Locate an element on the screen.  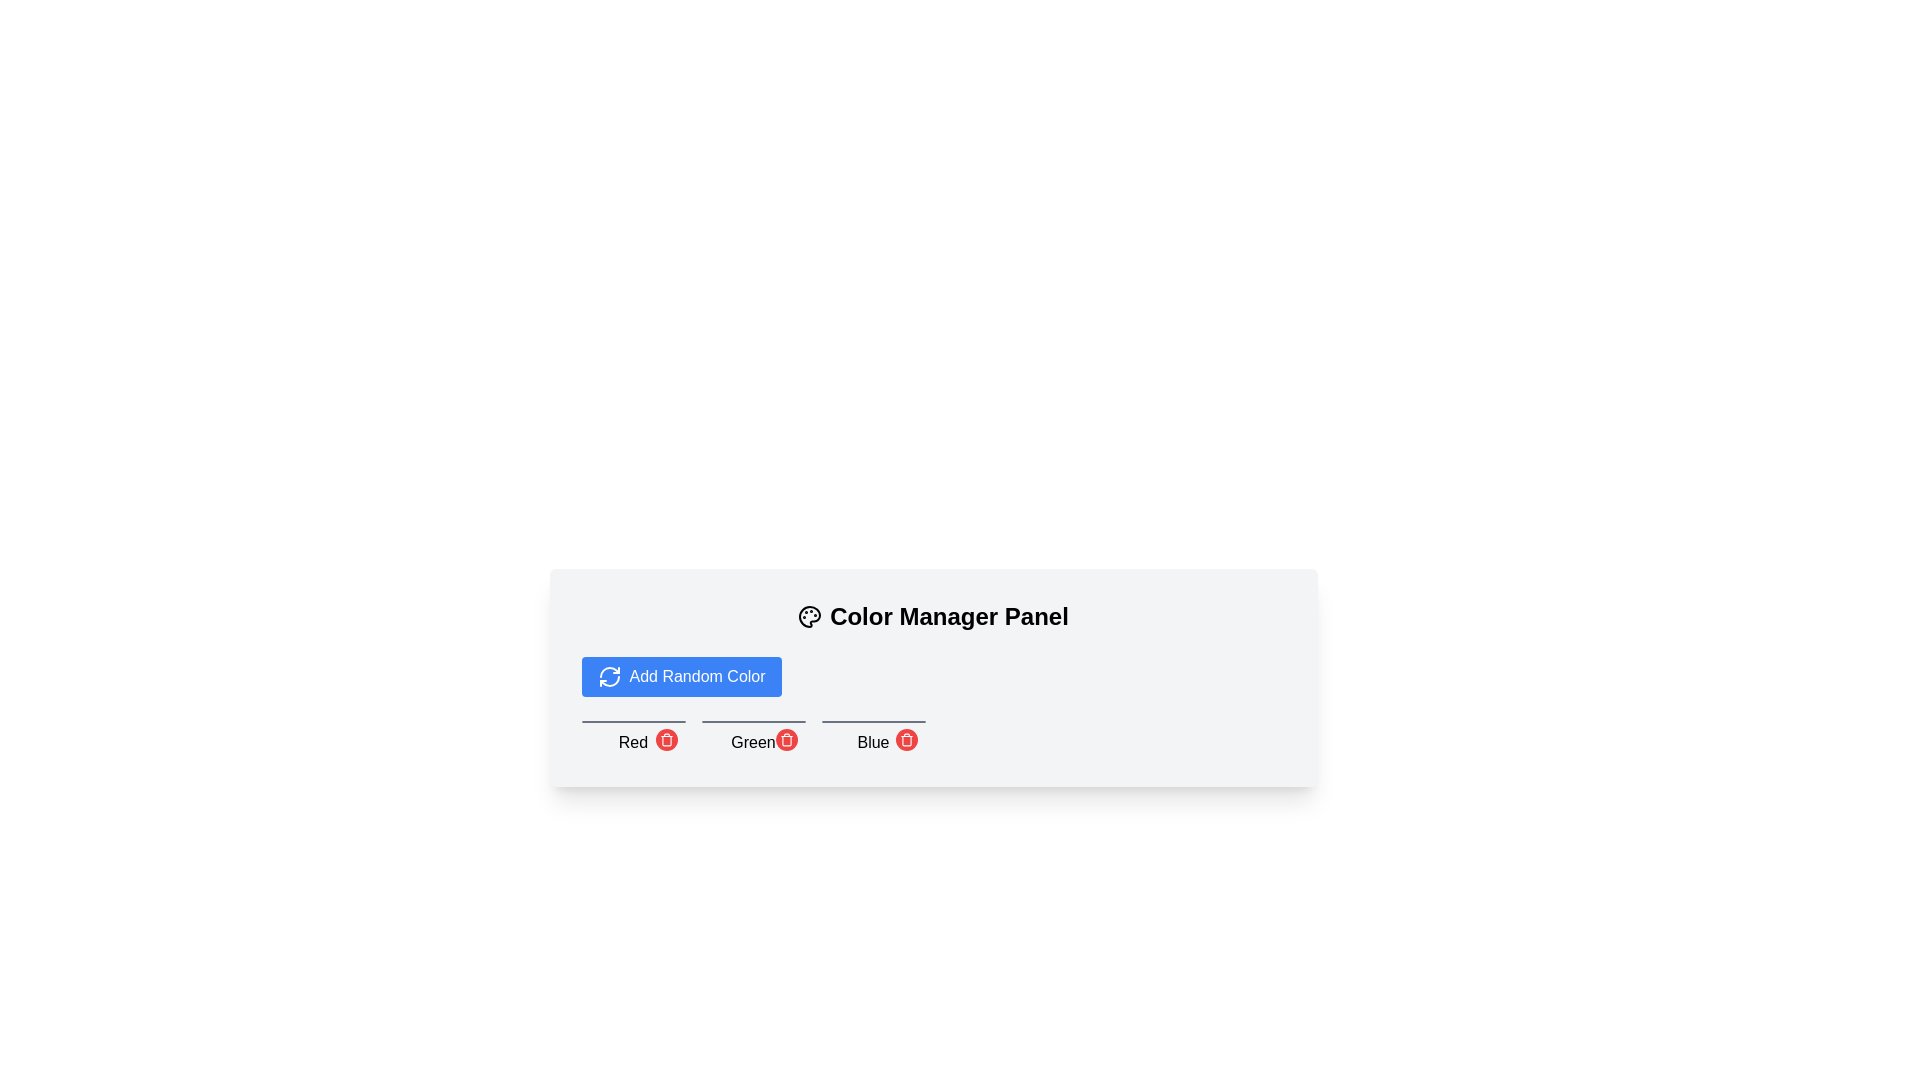
the middle segment of the trash can icon, which represents deletion or removal functionalities is located at coordinates (785, 741).